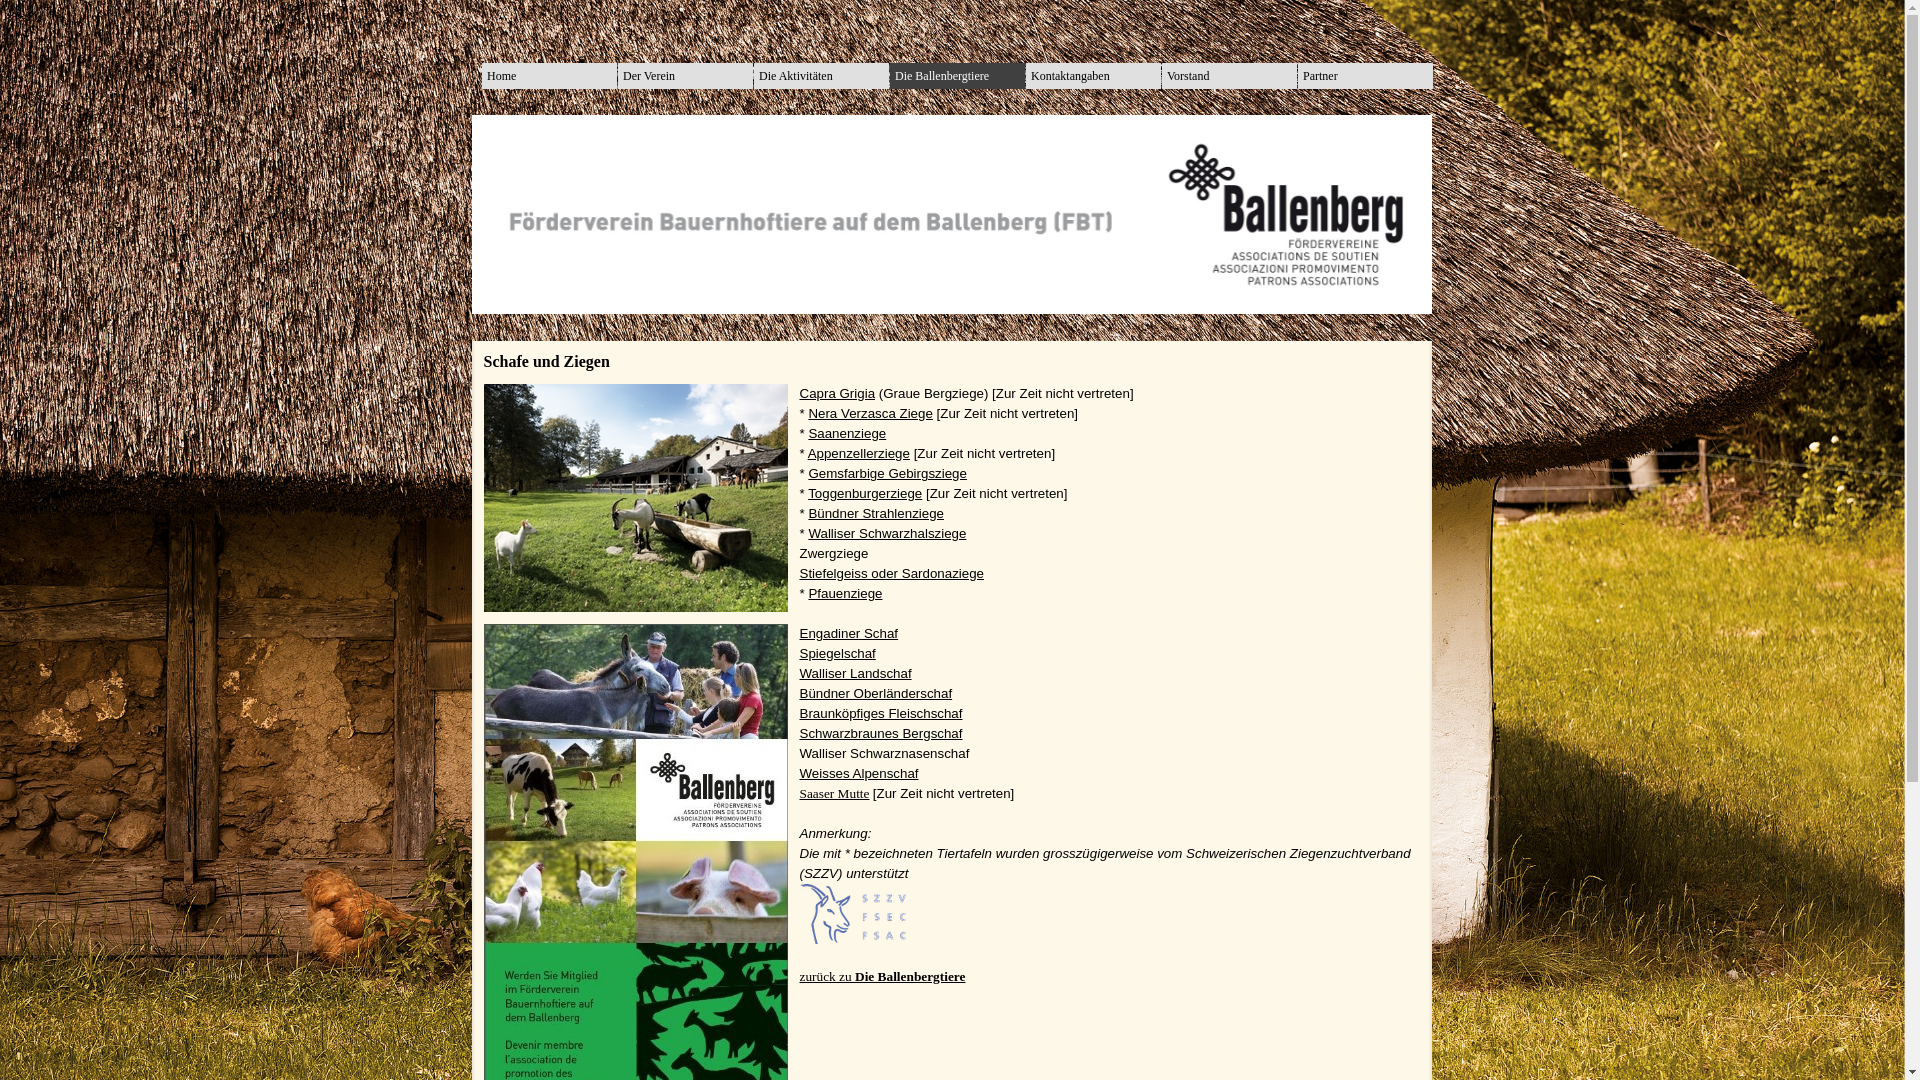  Describe the element at coordinates (807, 412) in the screenshot. I see `'Nera Verzasca Ziege'` at that location.